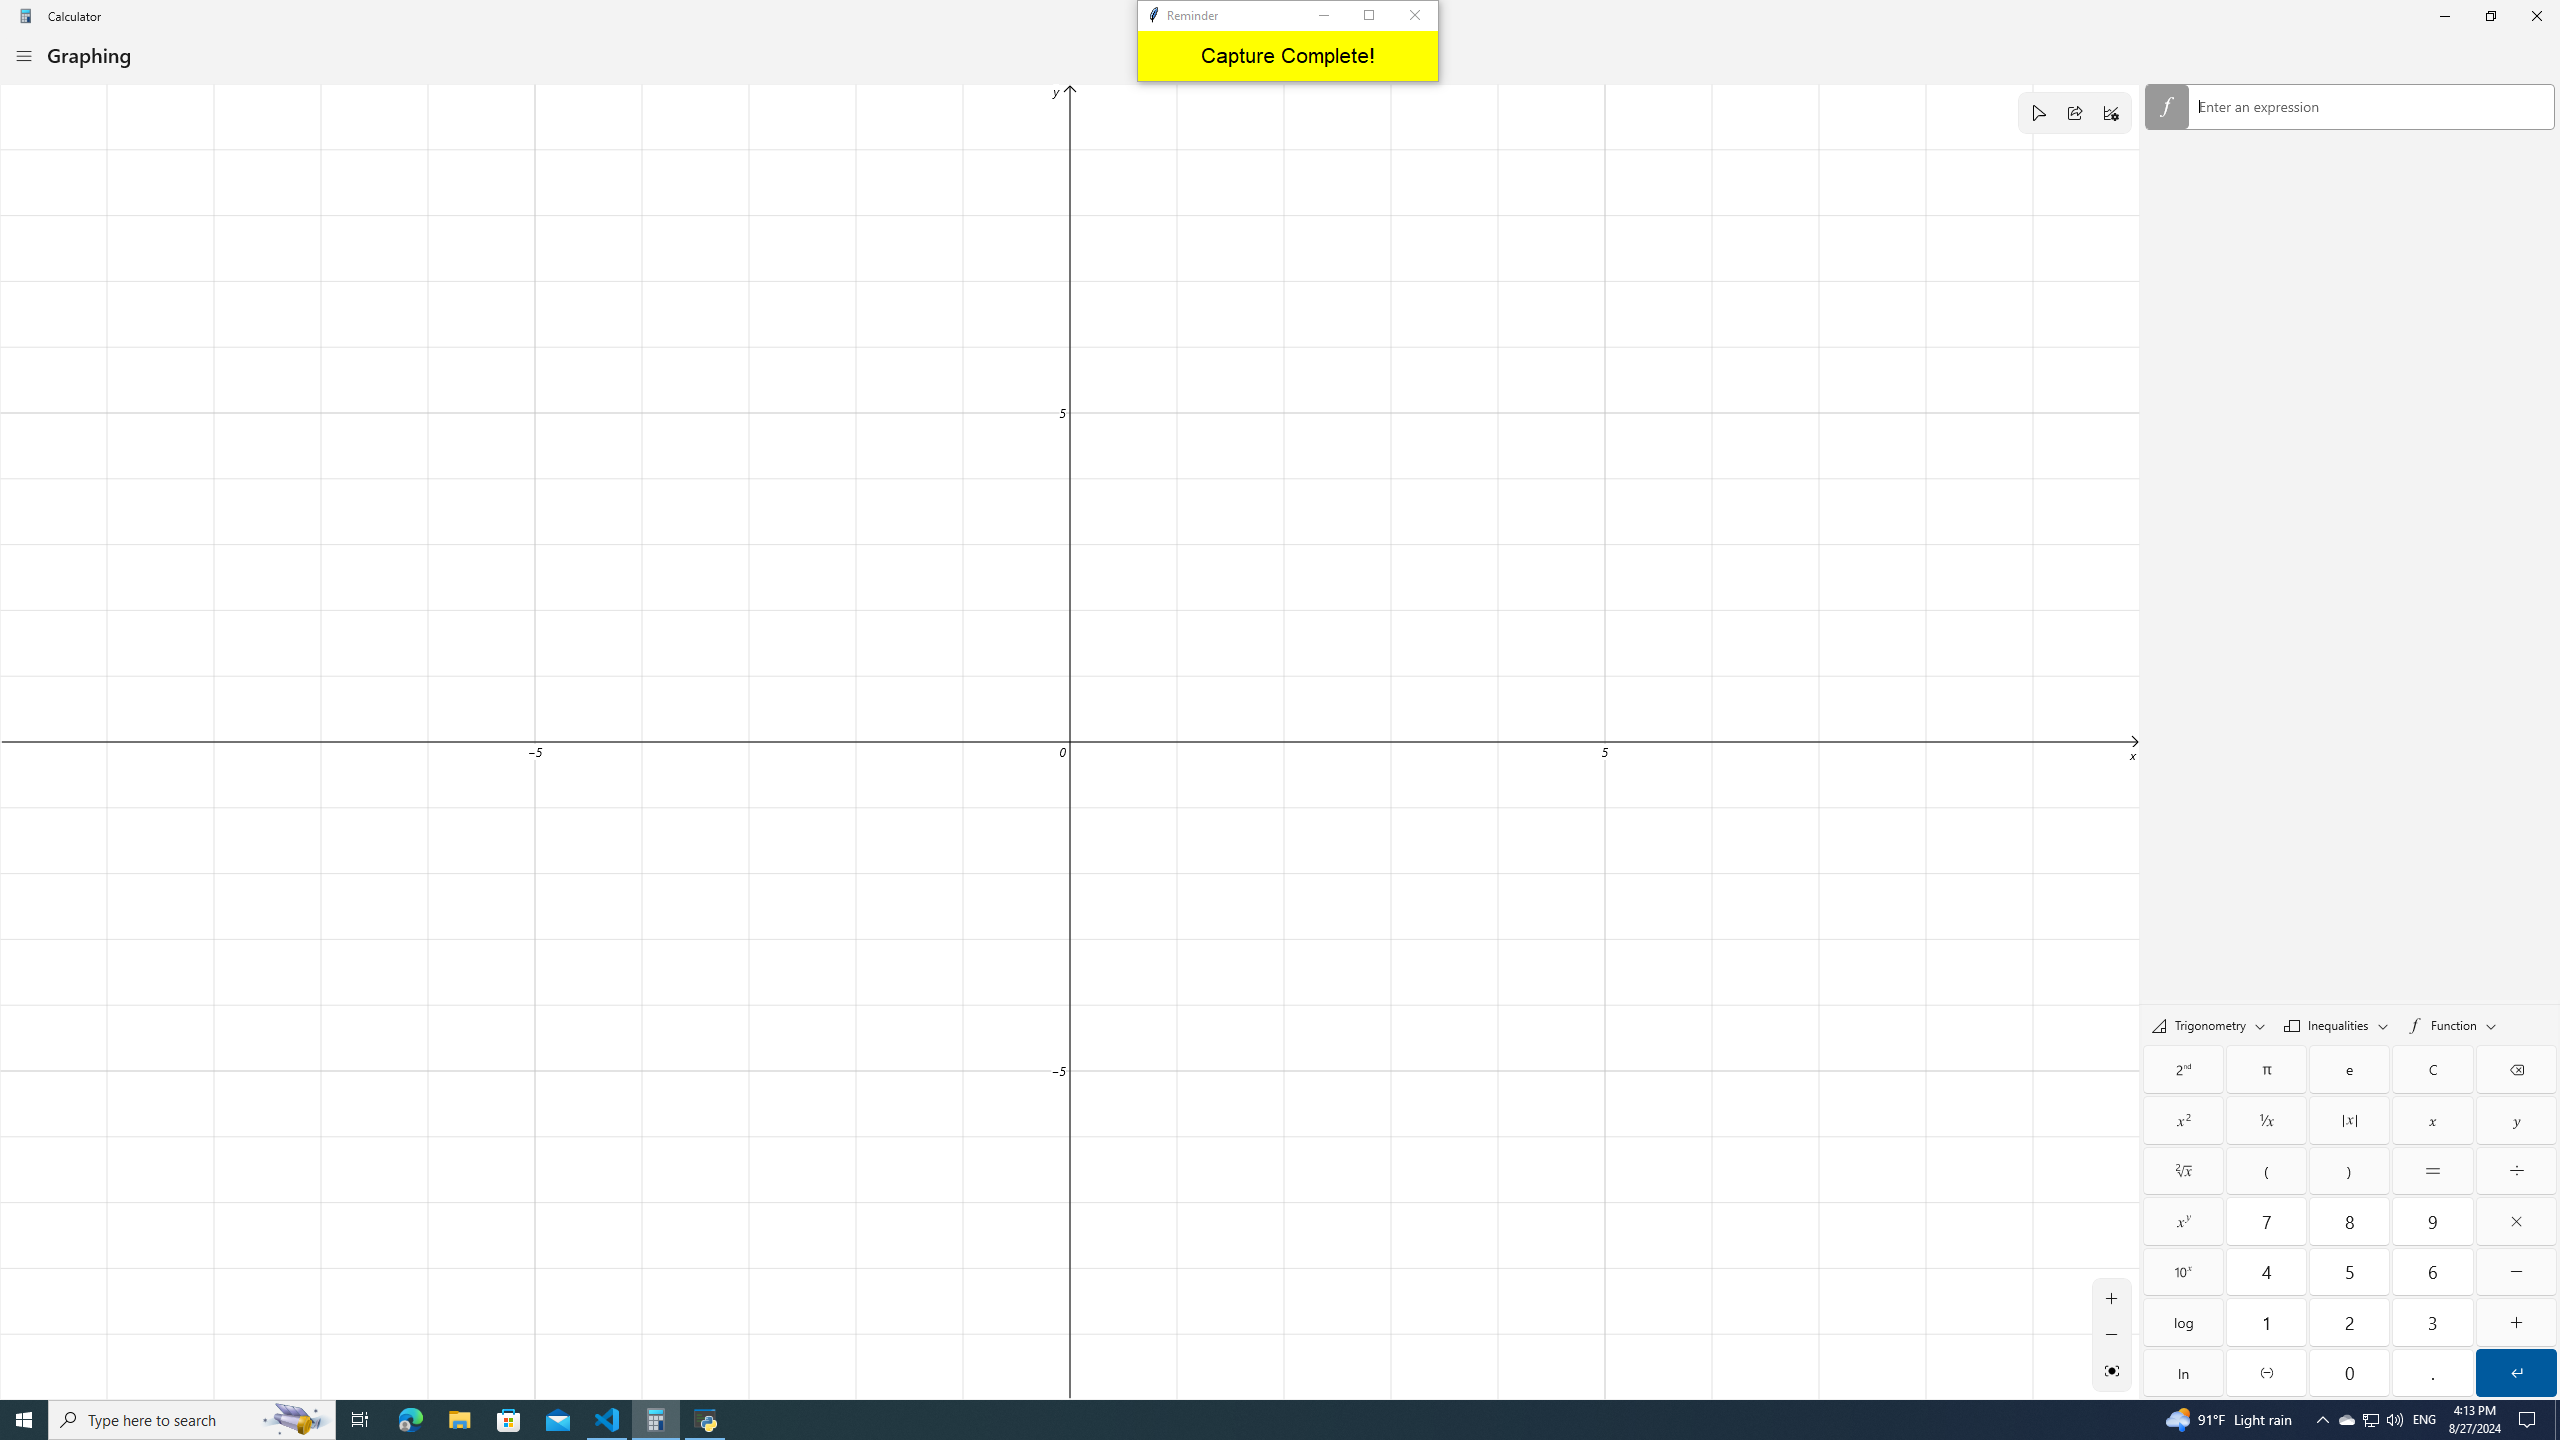  What do you see at coordinates (2335, 1023) in the screenshot?
I see `'Inequalities'` at bounding box center [2335, 1023].